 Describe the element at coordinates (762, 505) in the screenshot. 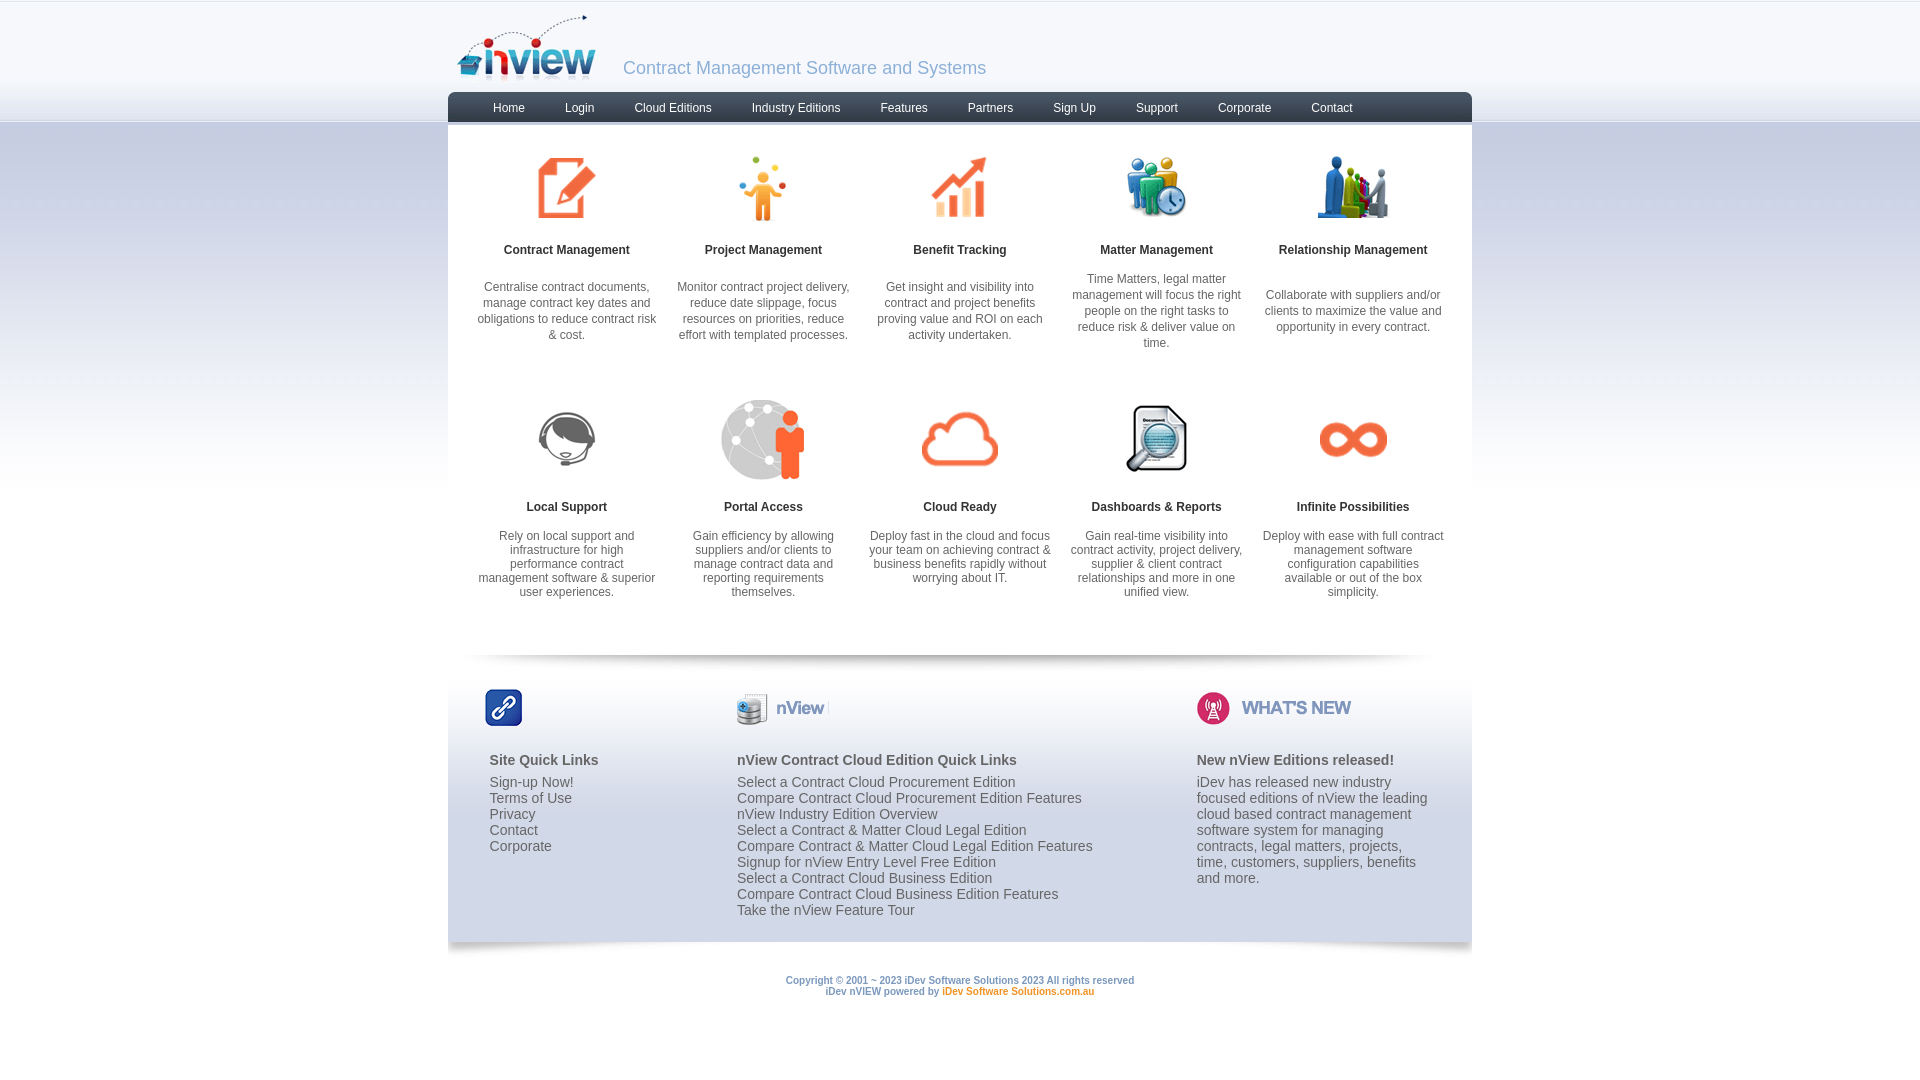

I see `'Portal Access'` at that location.